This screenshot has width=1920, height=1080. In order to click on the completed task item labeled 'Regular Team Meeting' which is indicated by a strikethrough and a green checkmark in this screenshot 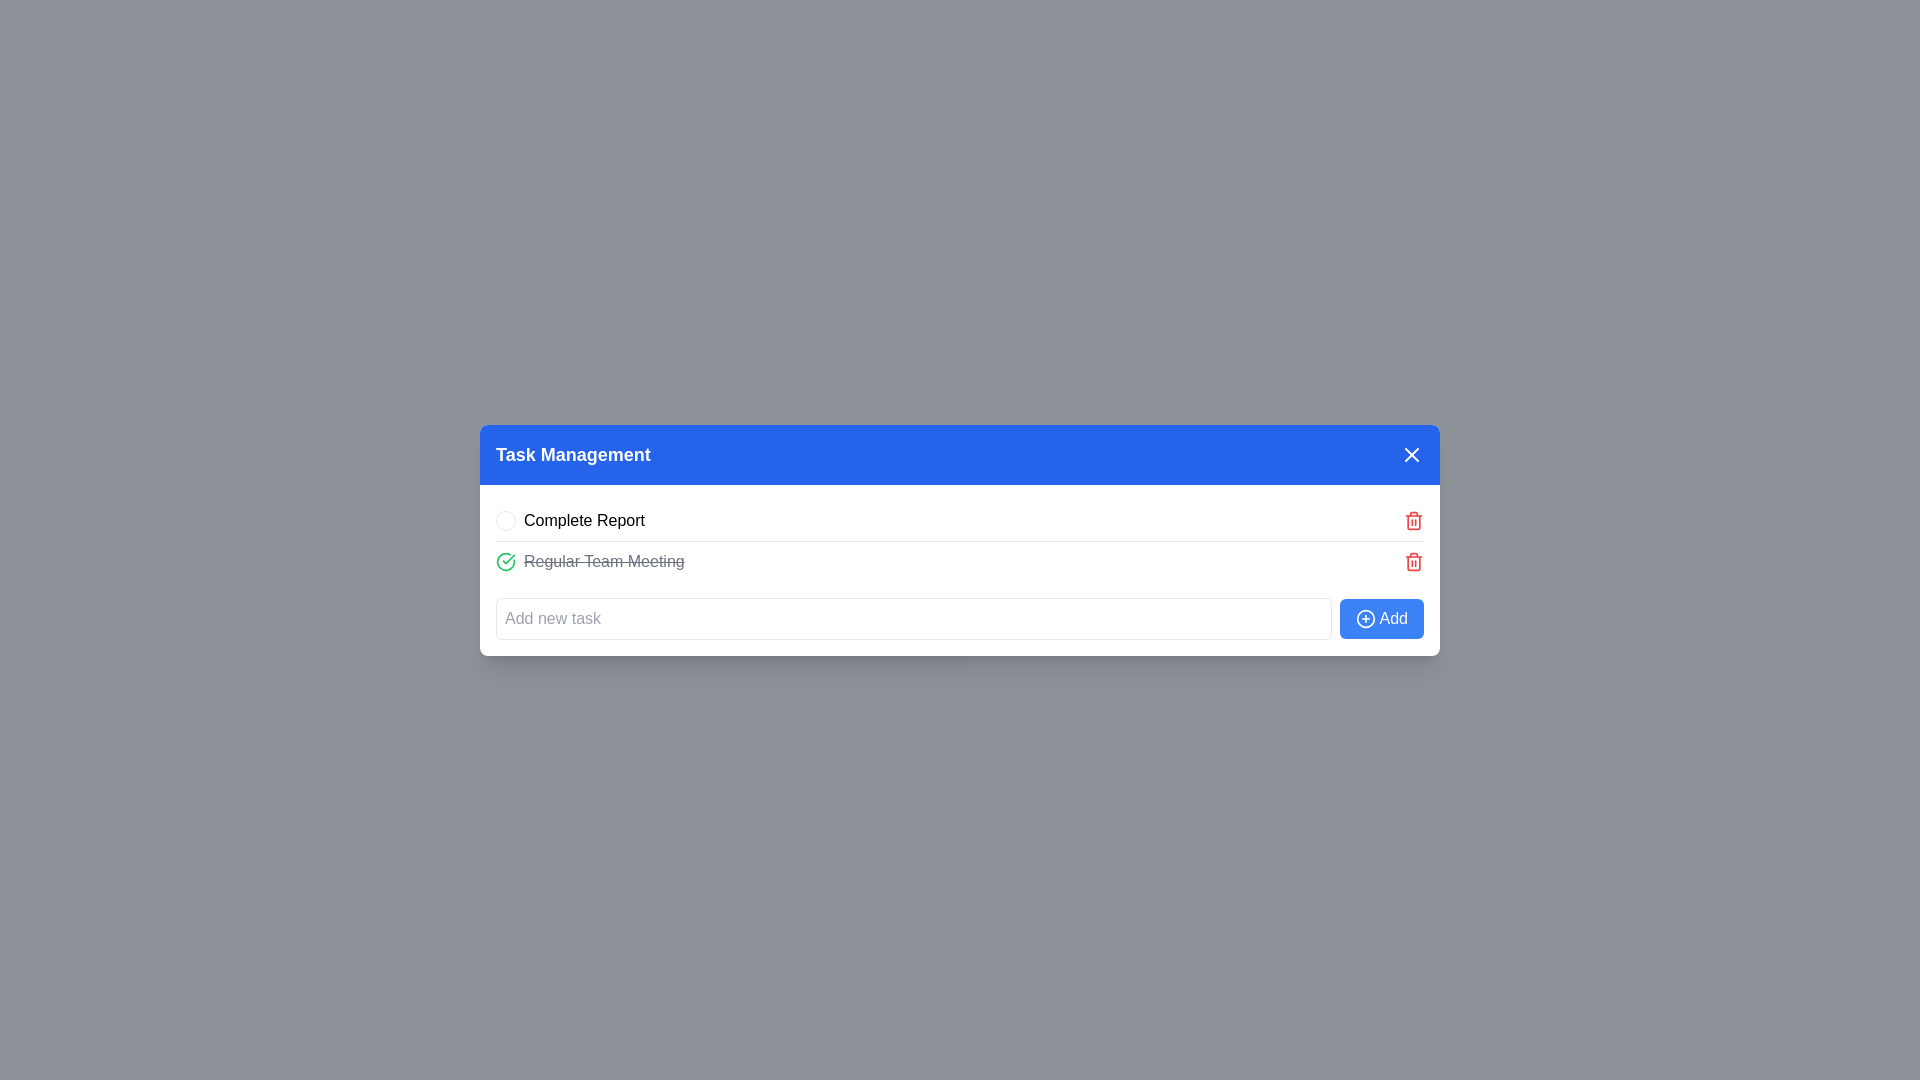, I will do `click(589, 561)`.